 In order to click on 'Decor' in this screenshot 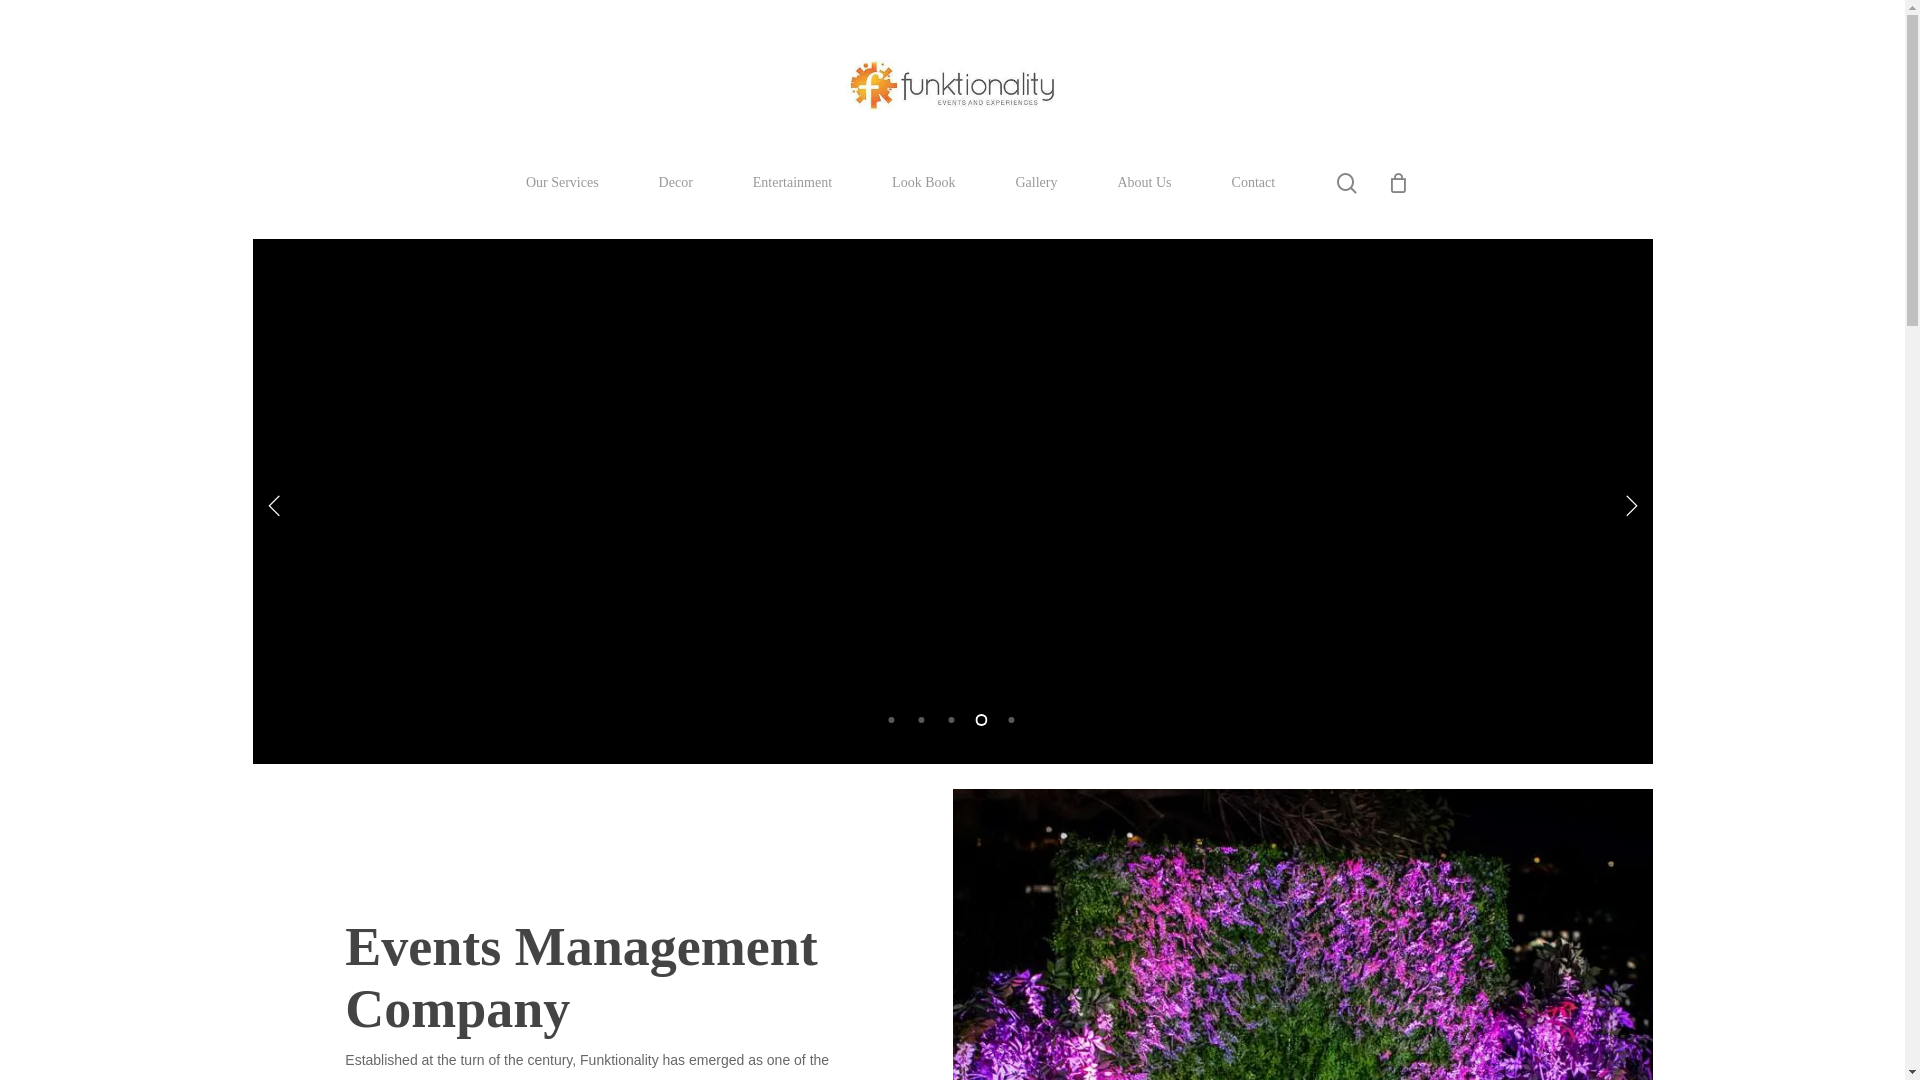, I will do `click(658, 182)`.